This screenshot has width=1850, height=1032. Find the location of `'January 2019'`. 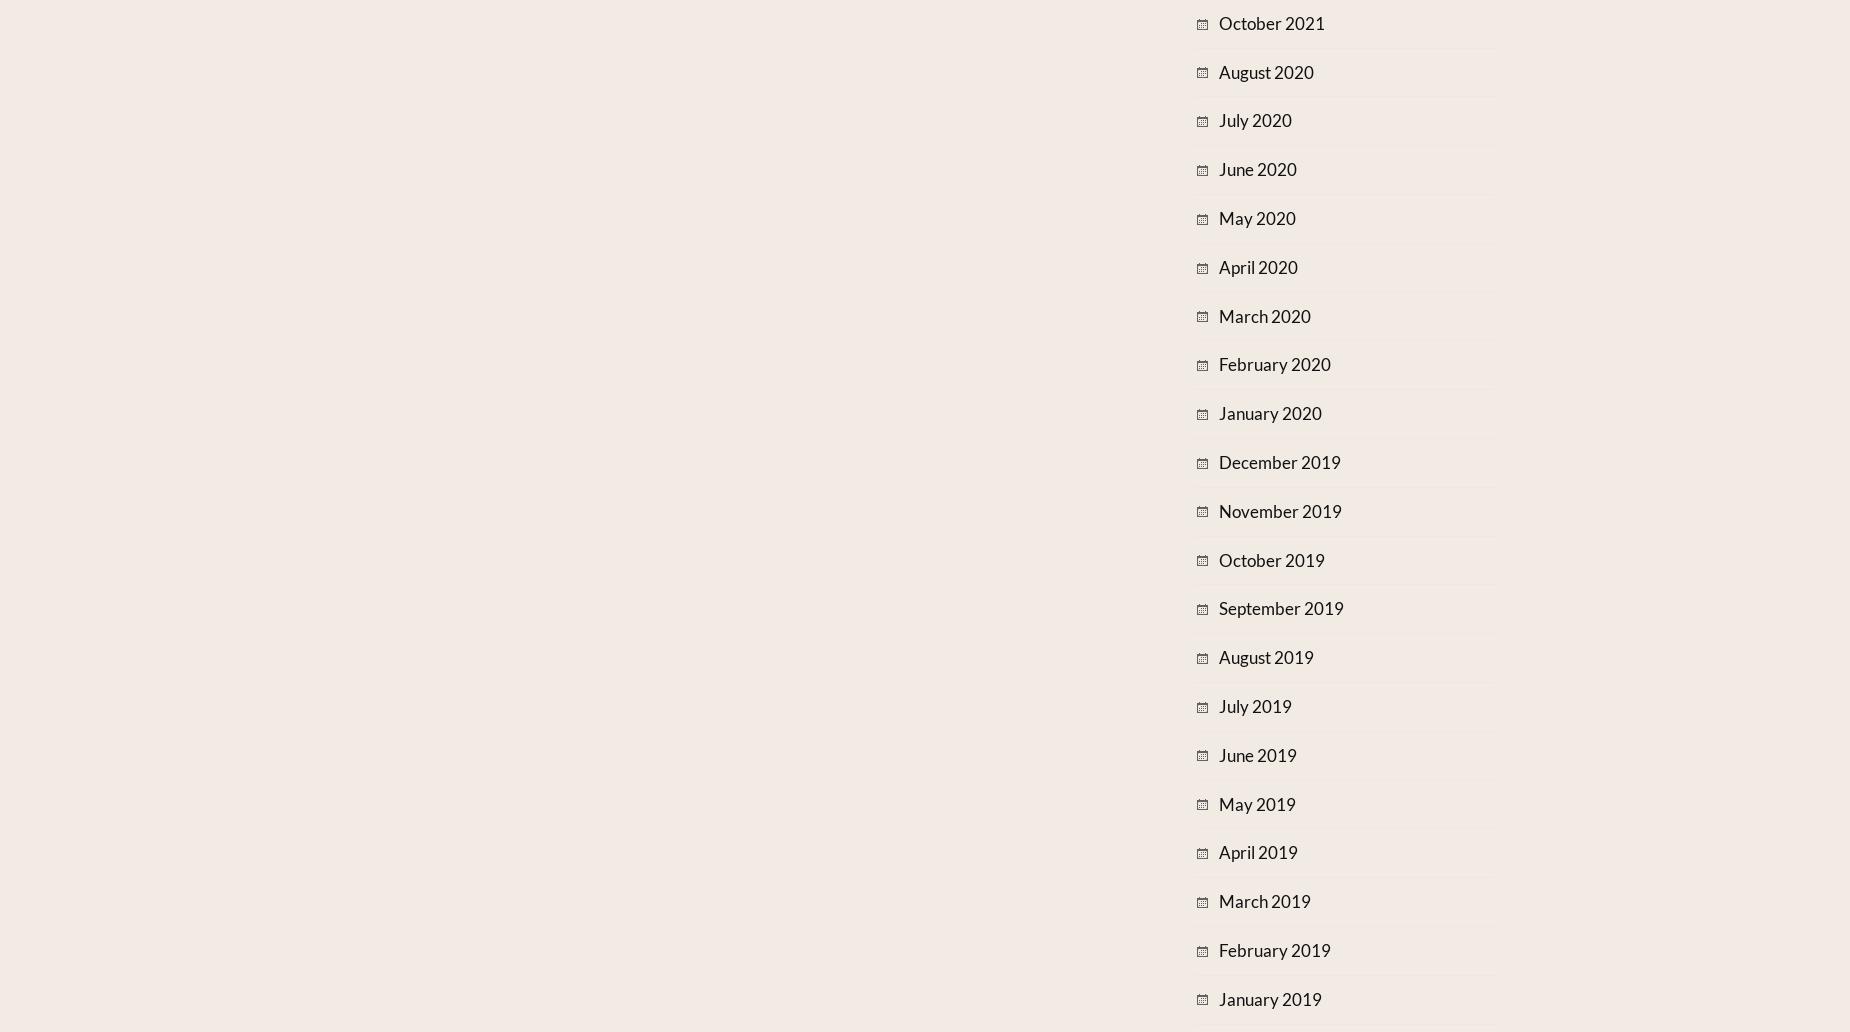

'January 2019' is located at coordinates (1269, 997).